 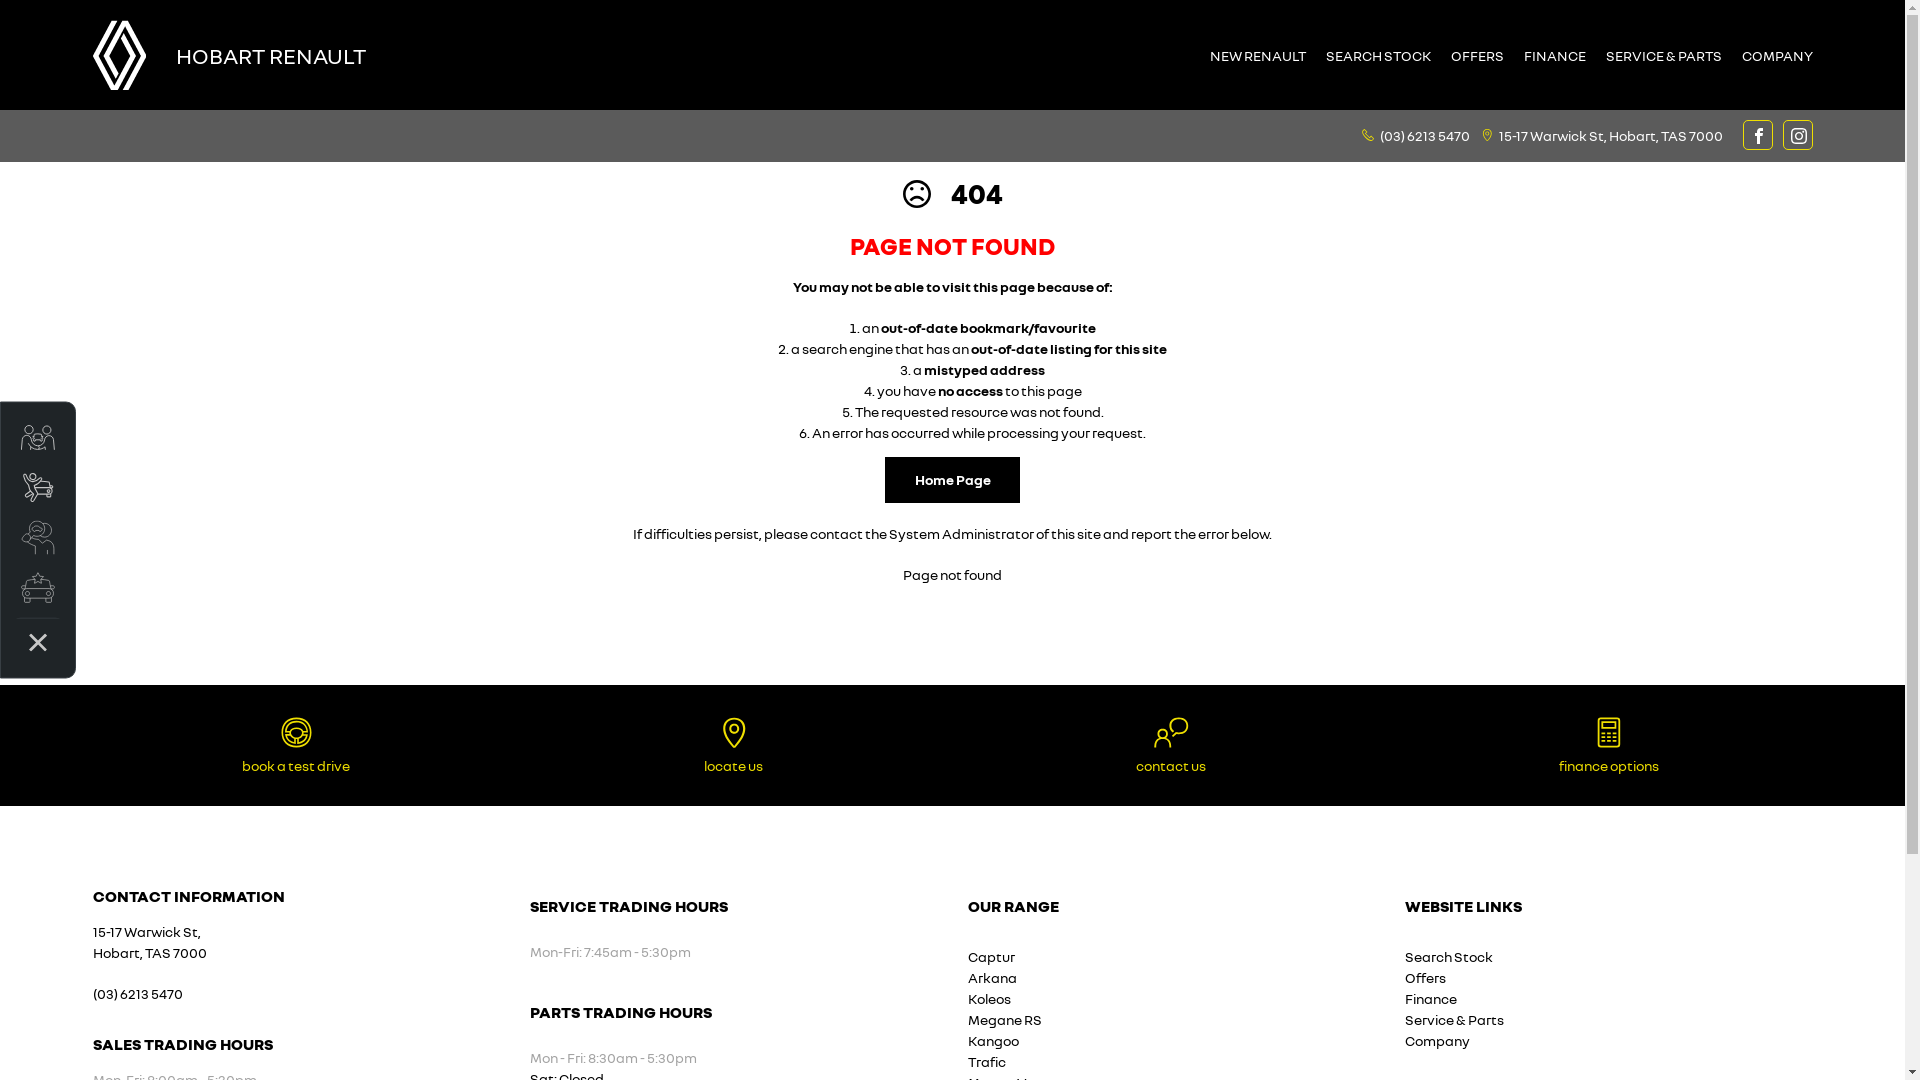 What do you see at coordinates (1554, 54) in the screenshot?
I see `'FINANCE'` at bounding box center [1554, 54].